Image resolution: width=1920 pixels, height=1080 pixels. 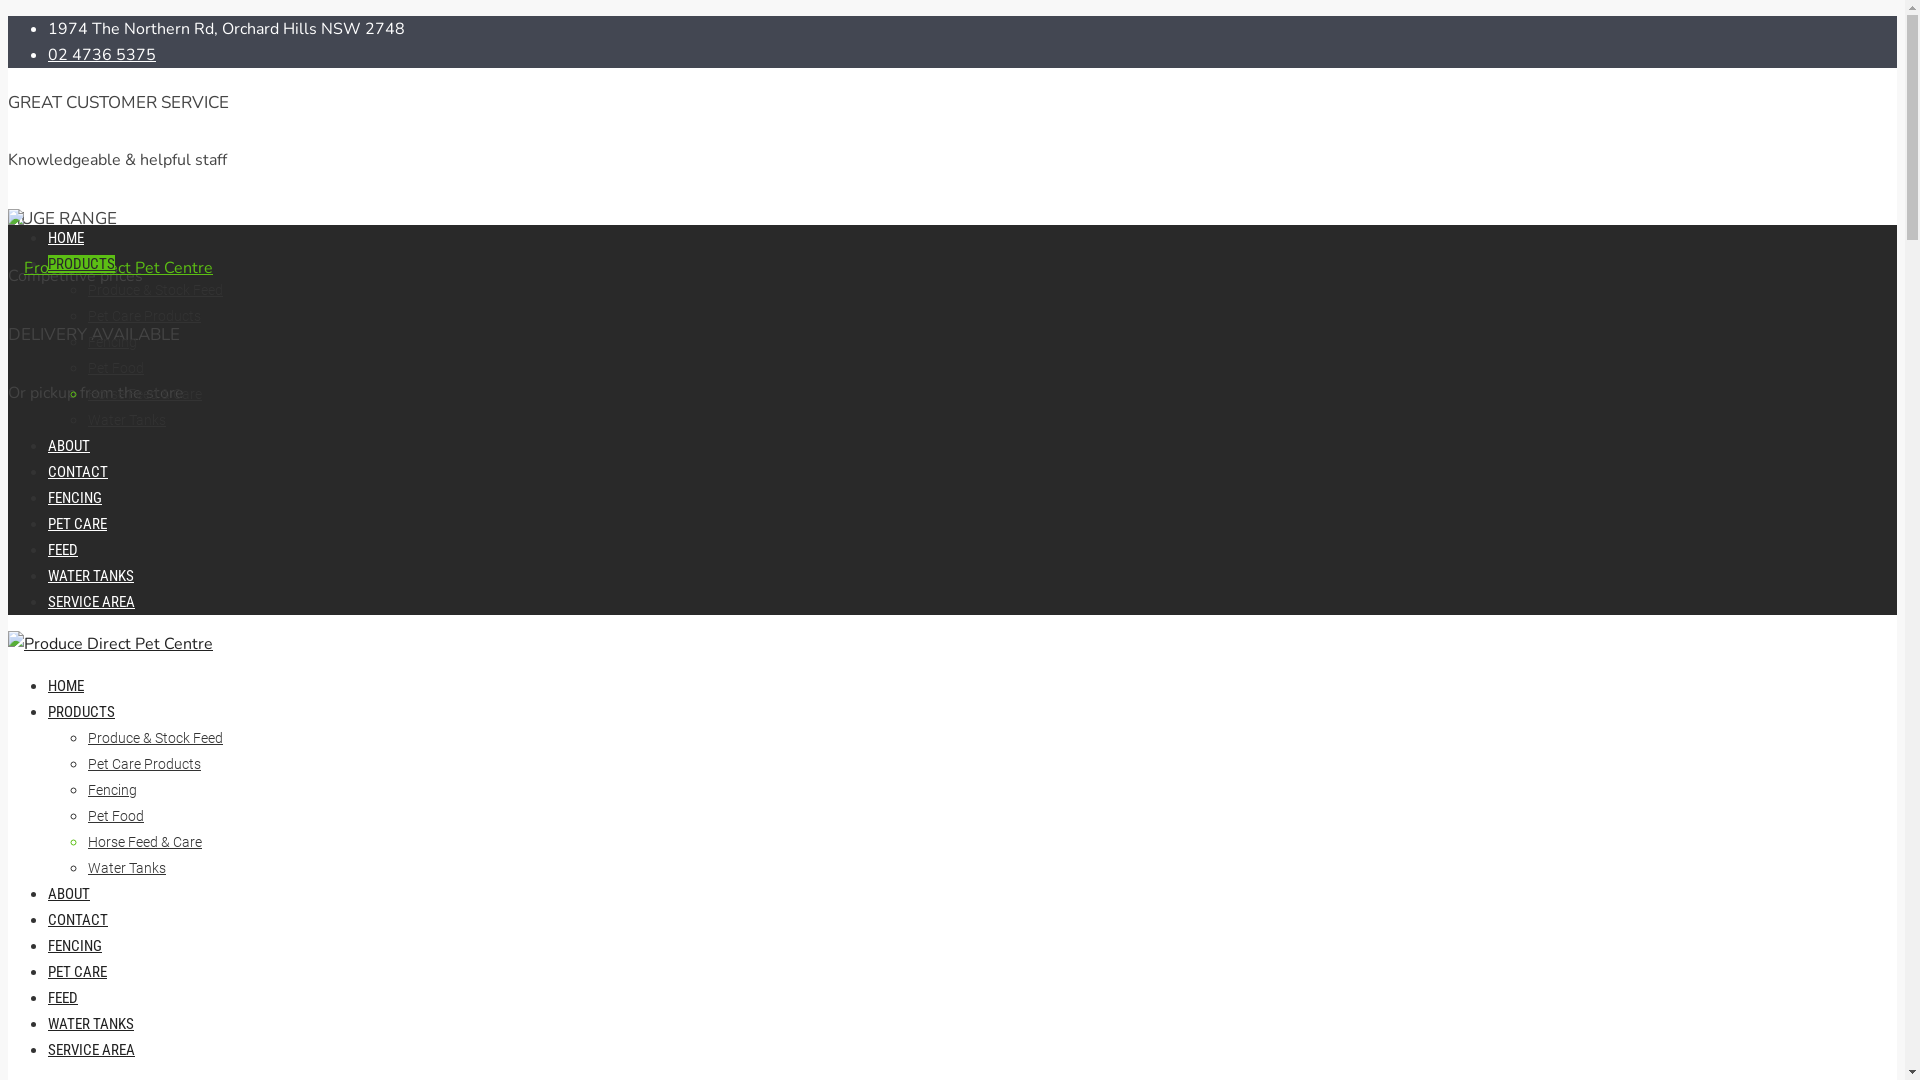 I want to click on 'Water Tanks', so click(x=125, y=419).